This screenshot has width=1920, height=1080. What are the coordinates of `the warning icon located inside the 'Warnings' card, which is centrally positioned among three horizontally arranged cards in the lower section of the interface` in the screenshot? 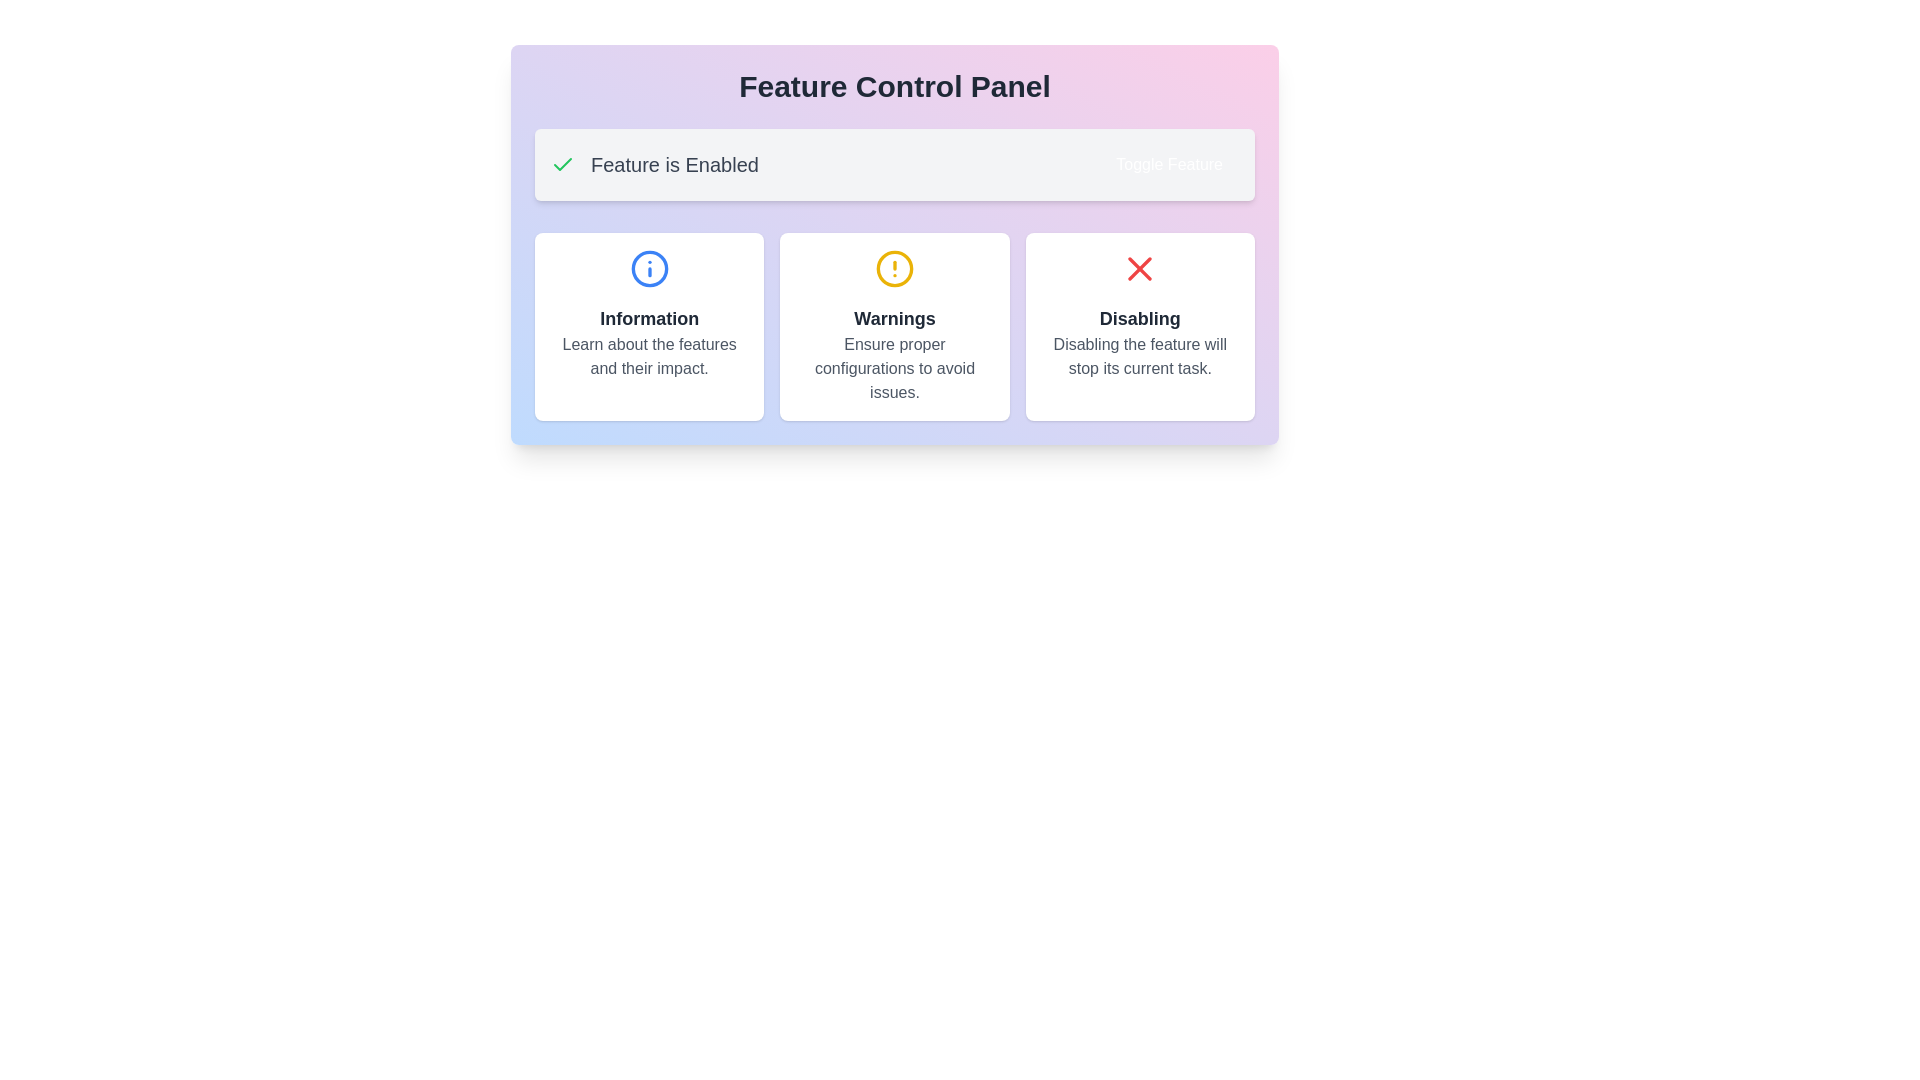 It's located at (893, 268).